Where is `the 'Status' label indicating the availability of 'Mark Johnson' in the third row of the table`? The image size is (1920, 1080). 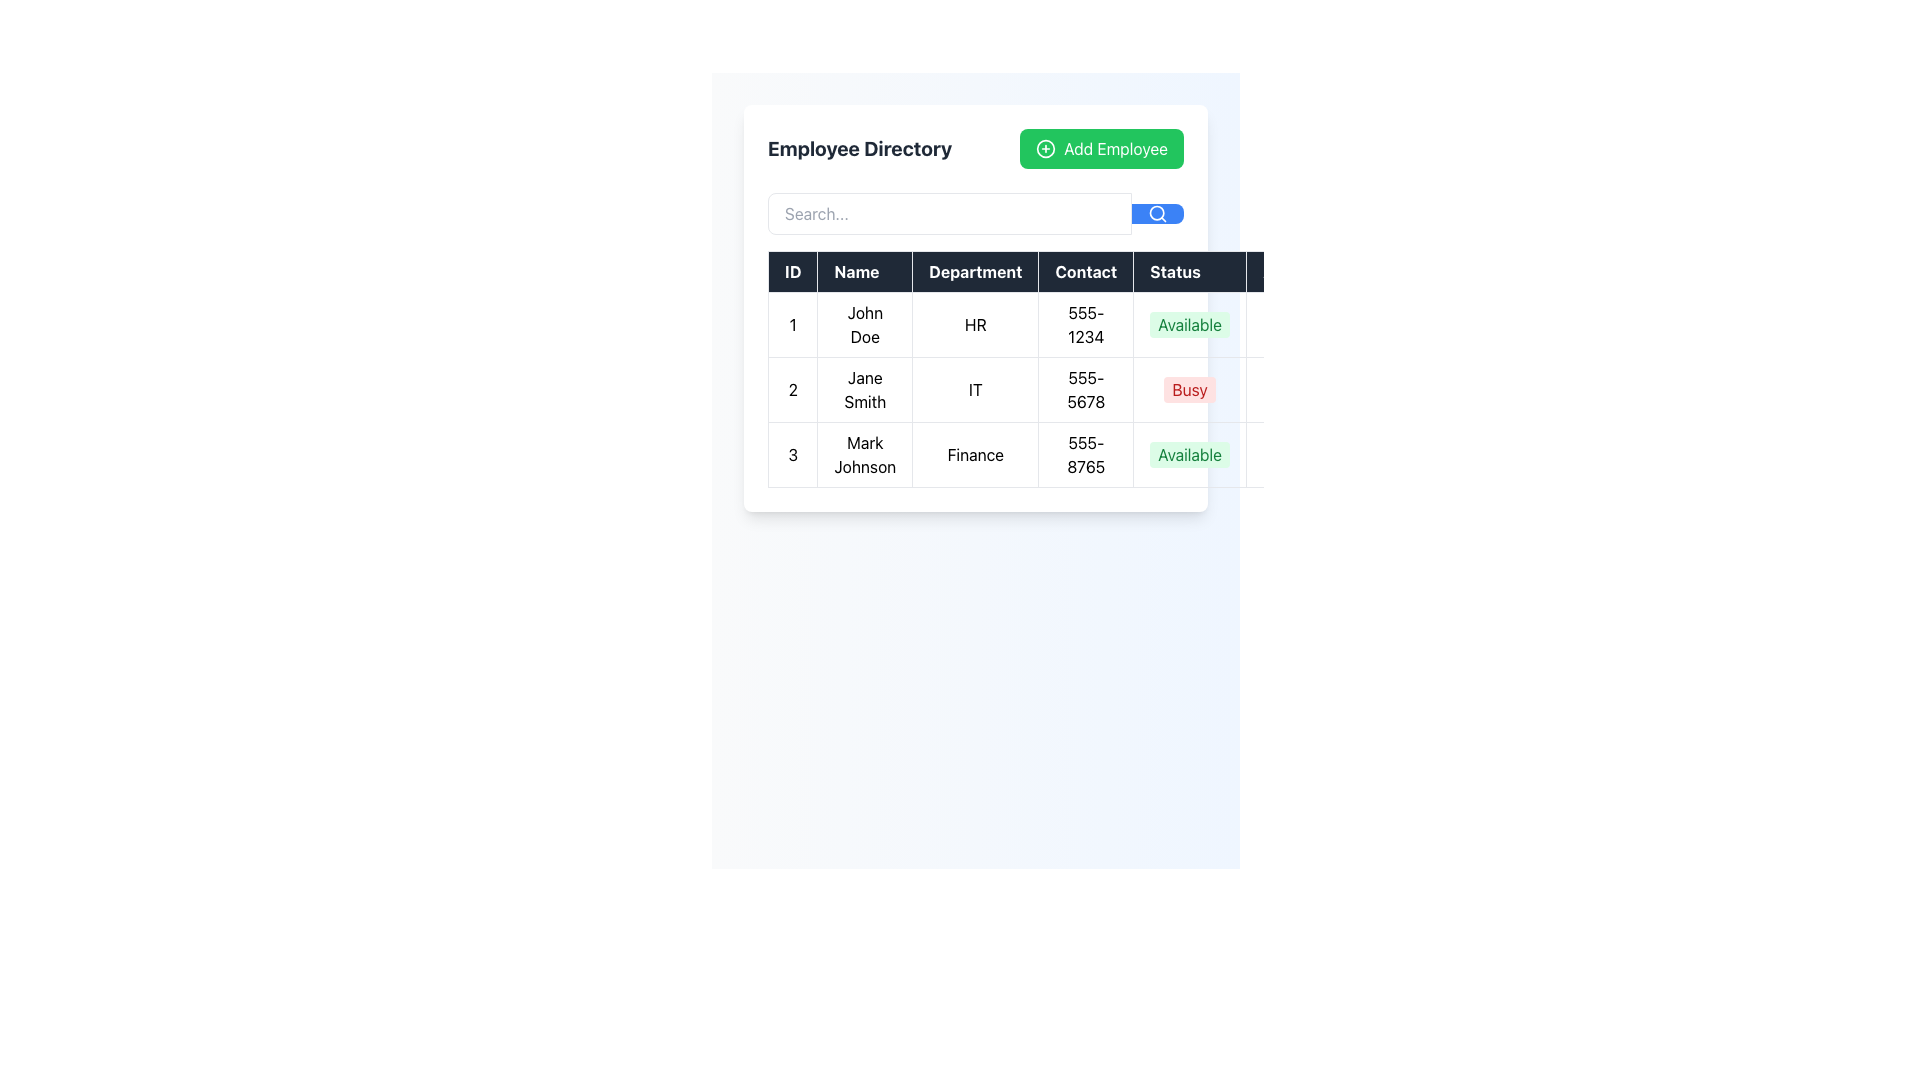 the 'Status' label indicating the availability of 'Mark Johnson' in the third row of the table is located at coordinates (1190, 455).